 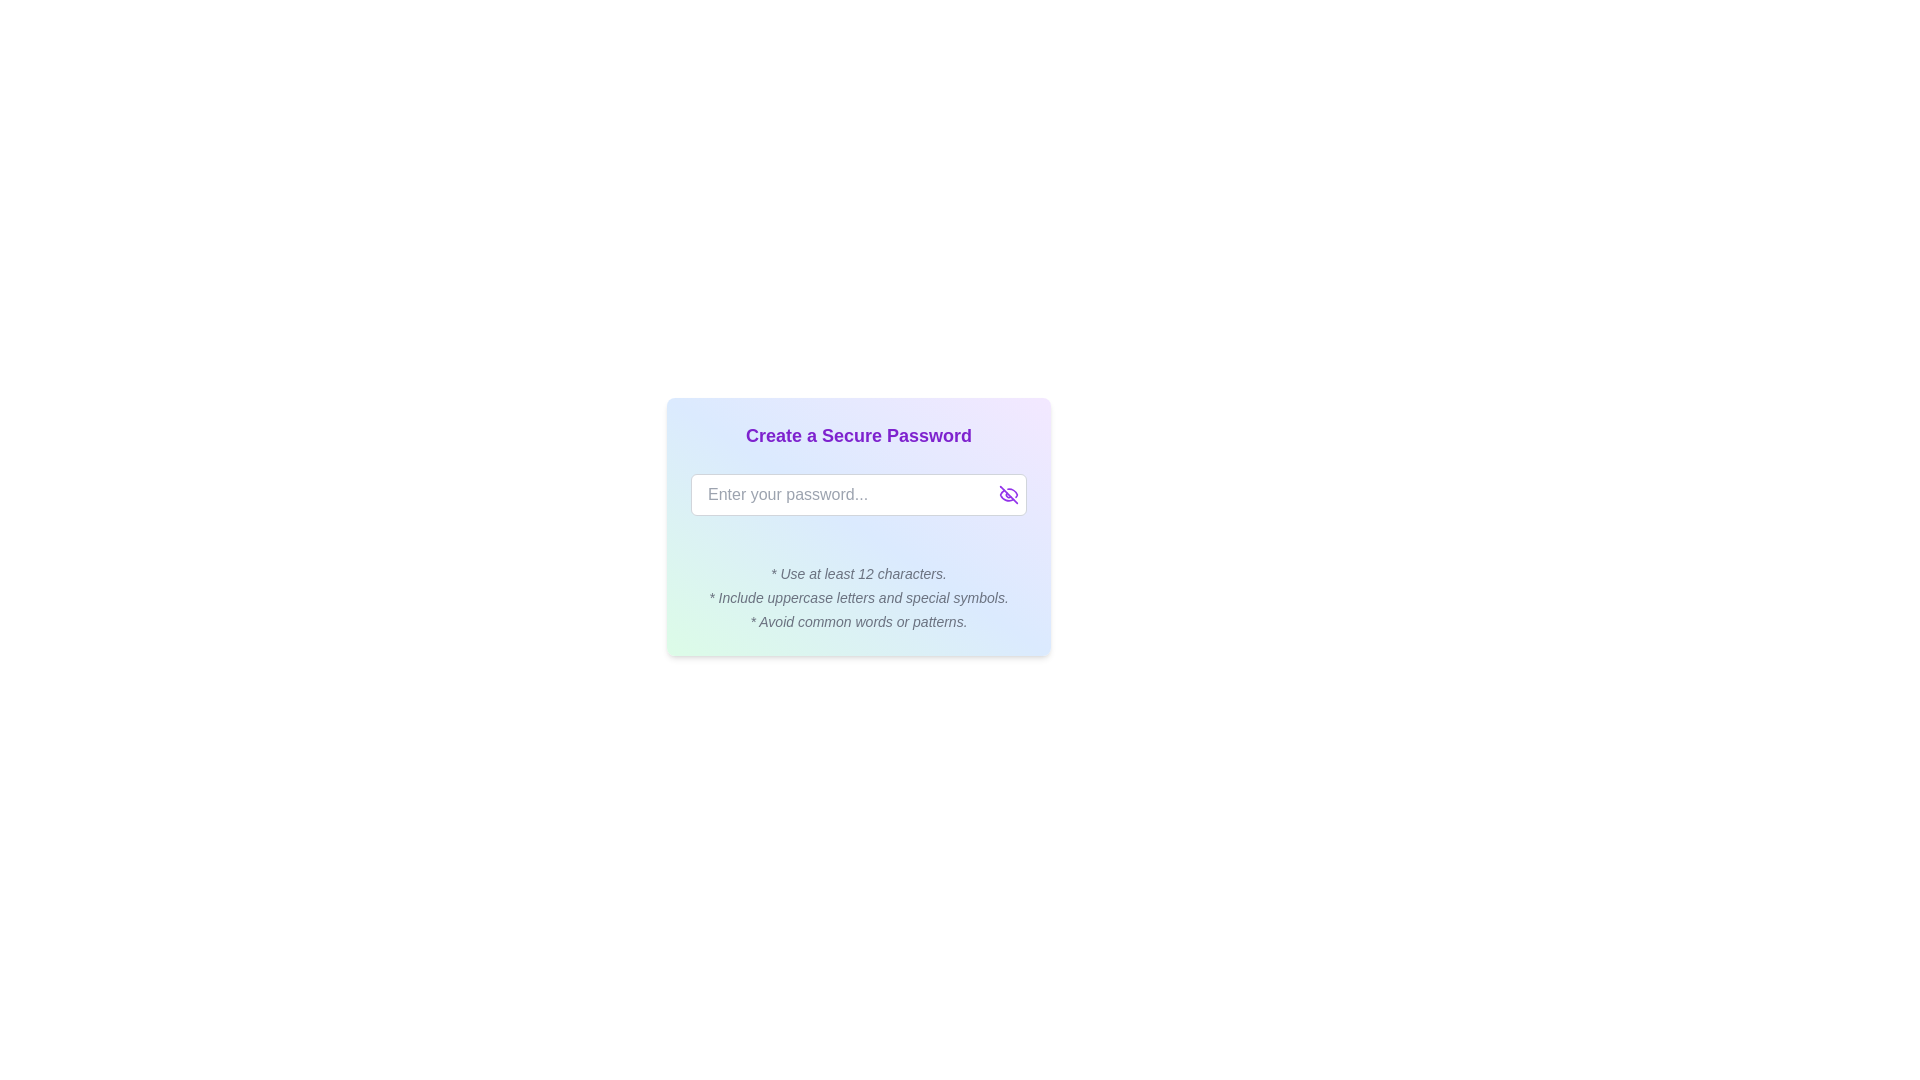 What do you see at coordinates (859, 434) in the screenshot?
I see `text from the heading element that displays 'Create a Secure Password', which is styled in bold purple font on a gradient background and serves as a prominent header above the password input field` at bounding box center [859, 434].